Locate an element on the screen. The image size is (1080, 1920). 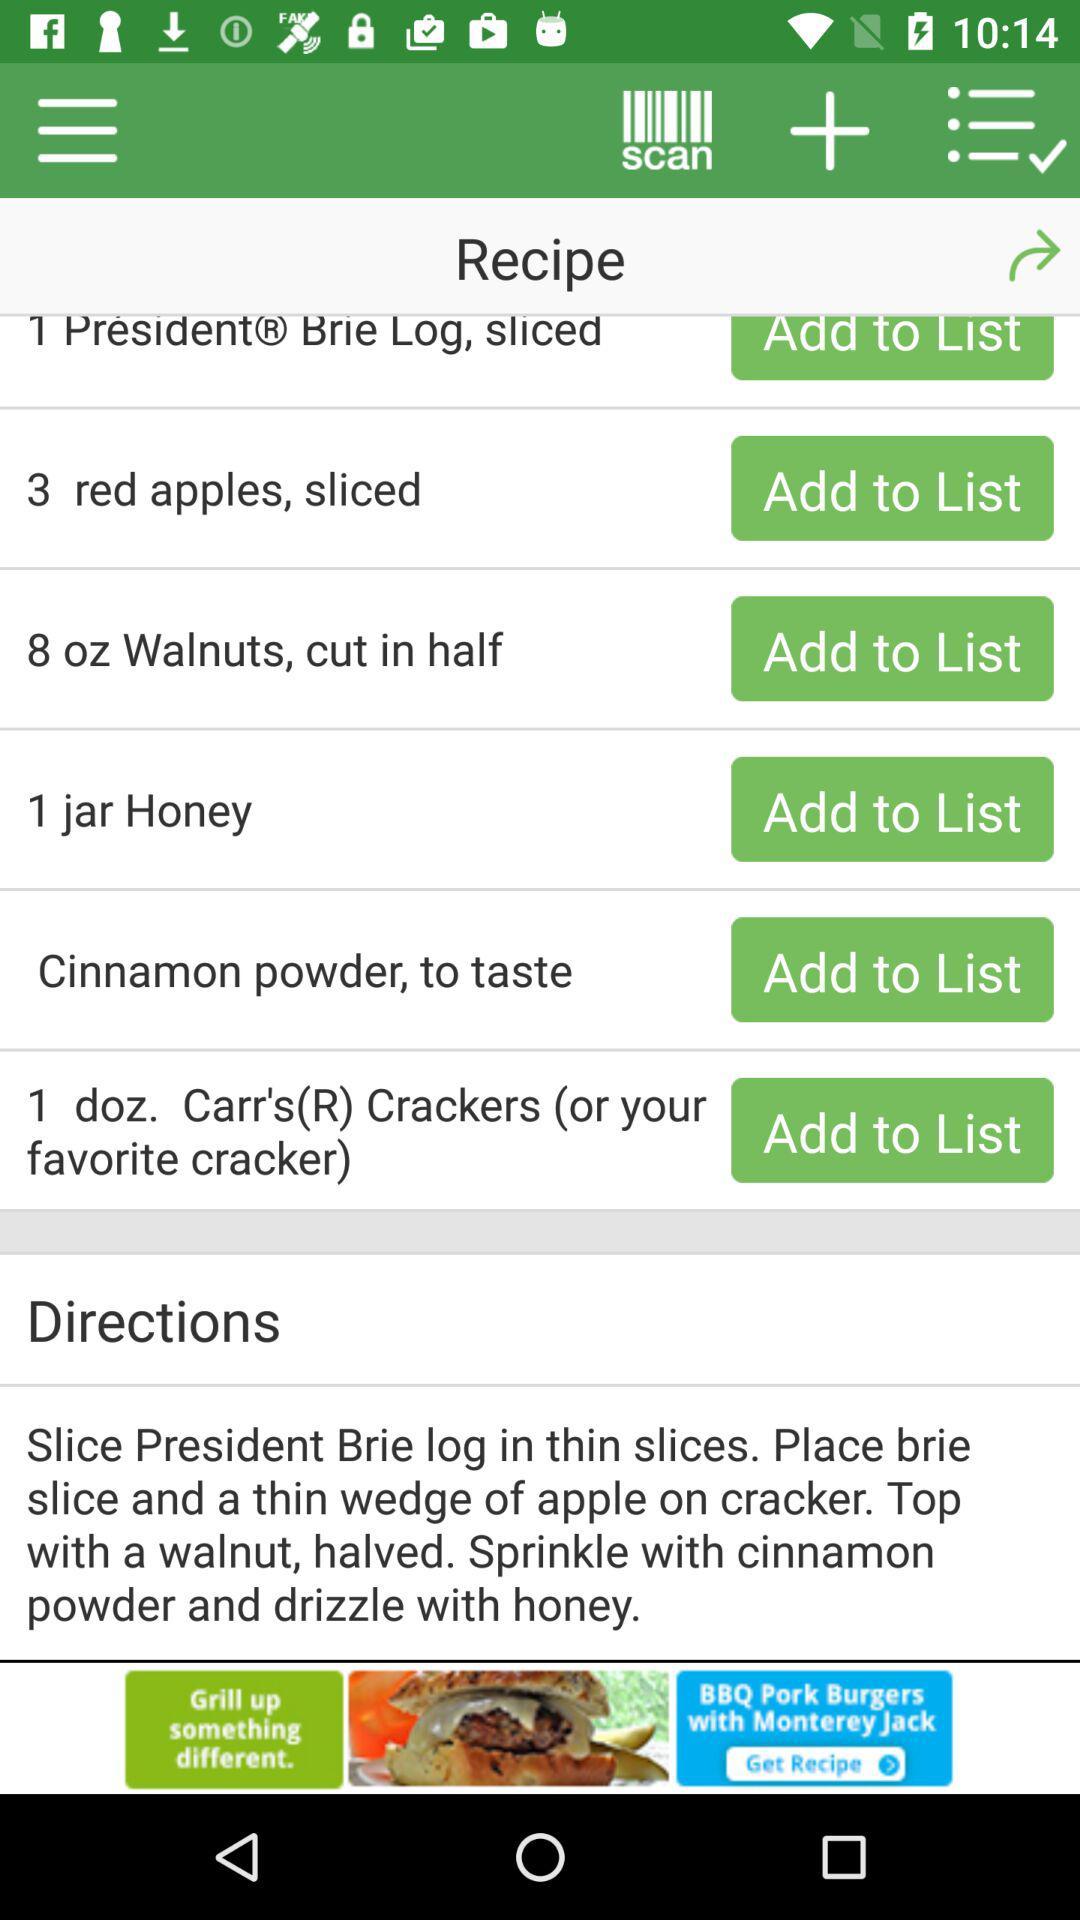
the redo icon is located at coordinates (1033, 255).